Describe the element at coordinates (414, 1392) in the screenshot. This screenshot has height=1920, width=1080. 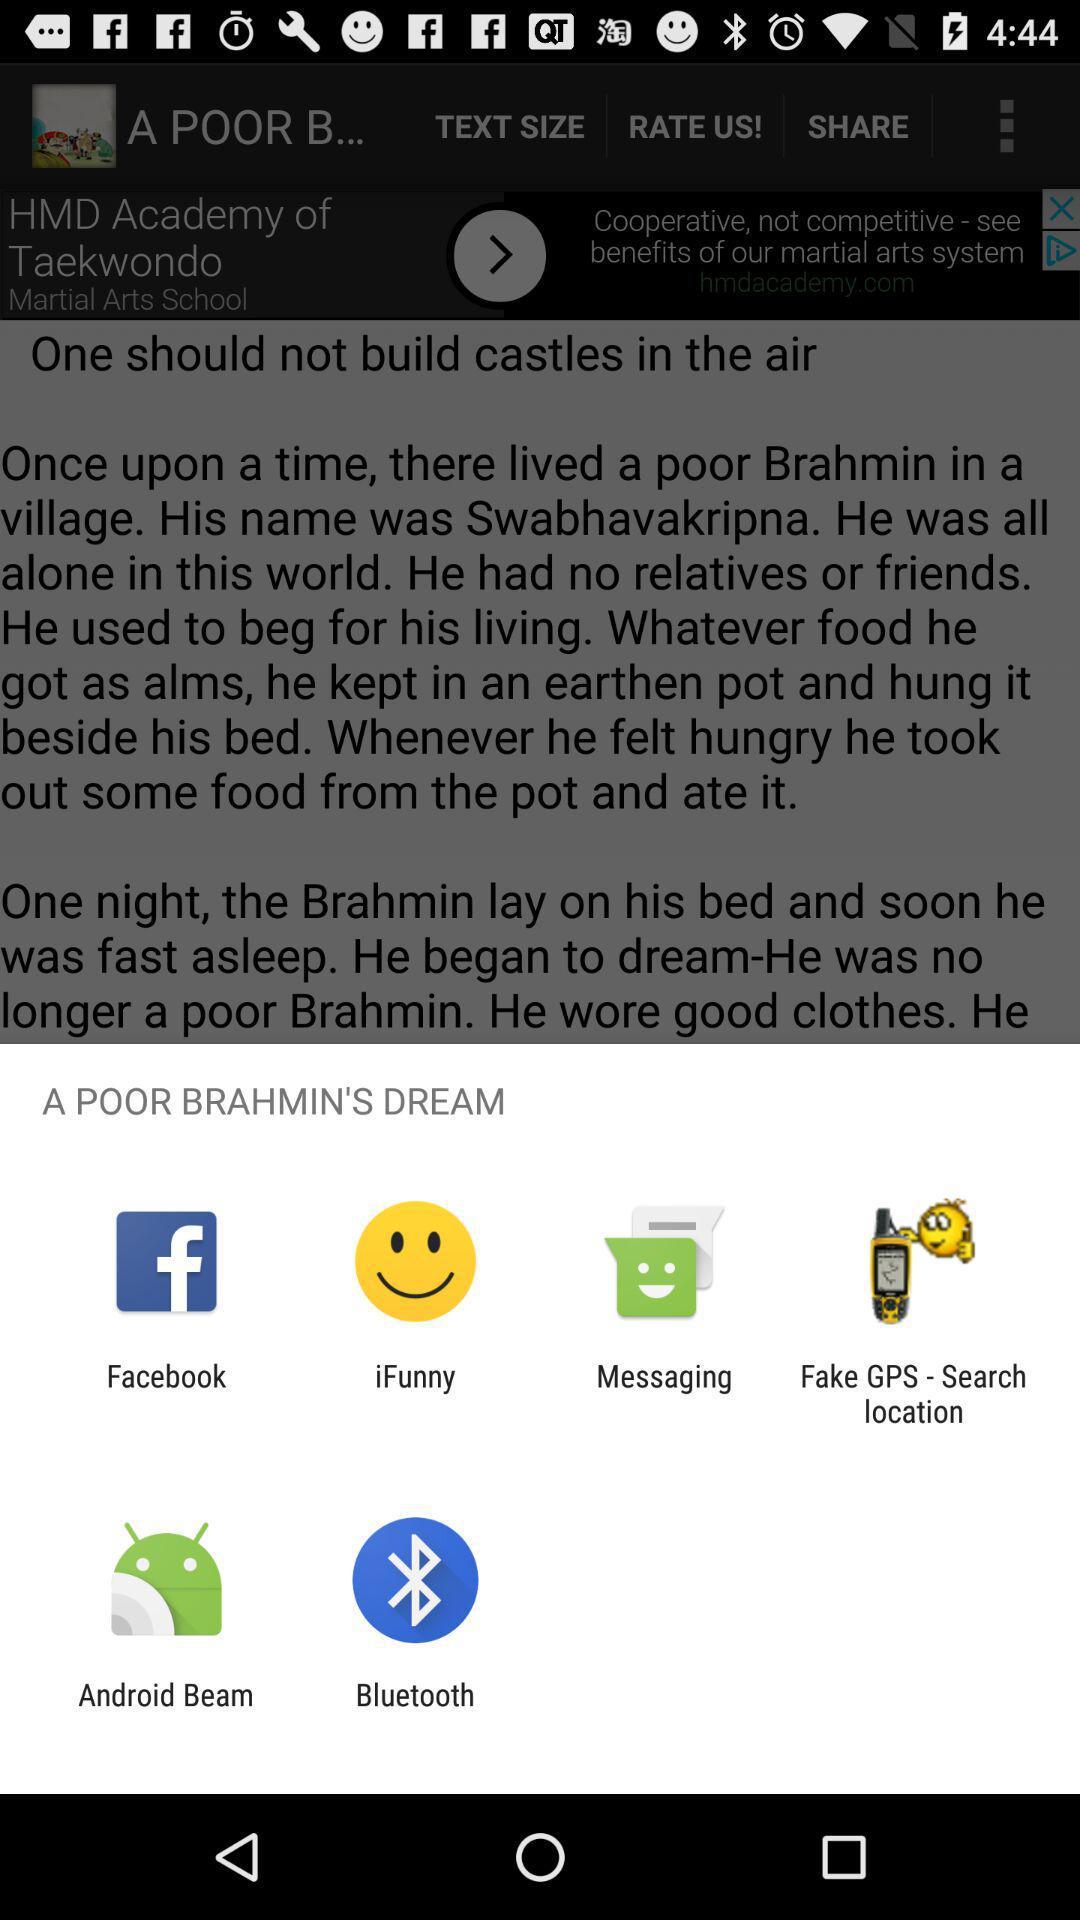
I see `the icon to the left of messaging item` at that location.